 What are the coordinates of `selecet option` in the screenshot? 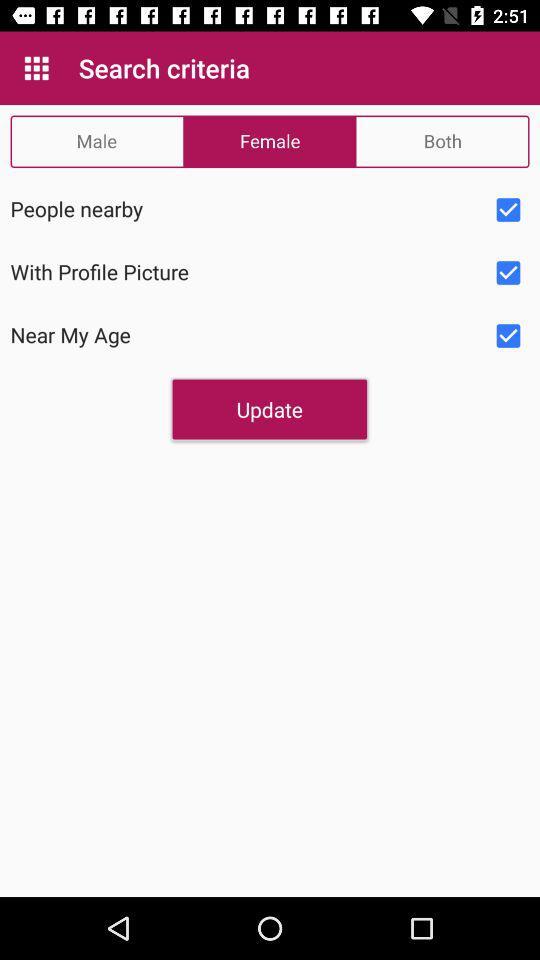 It's located at (508, 336).